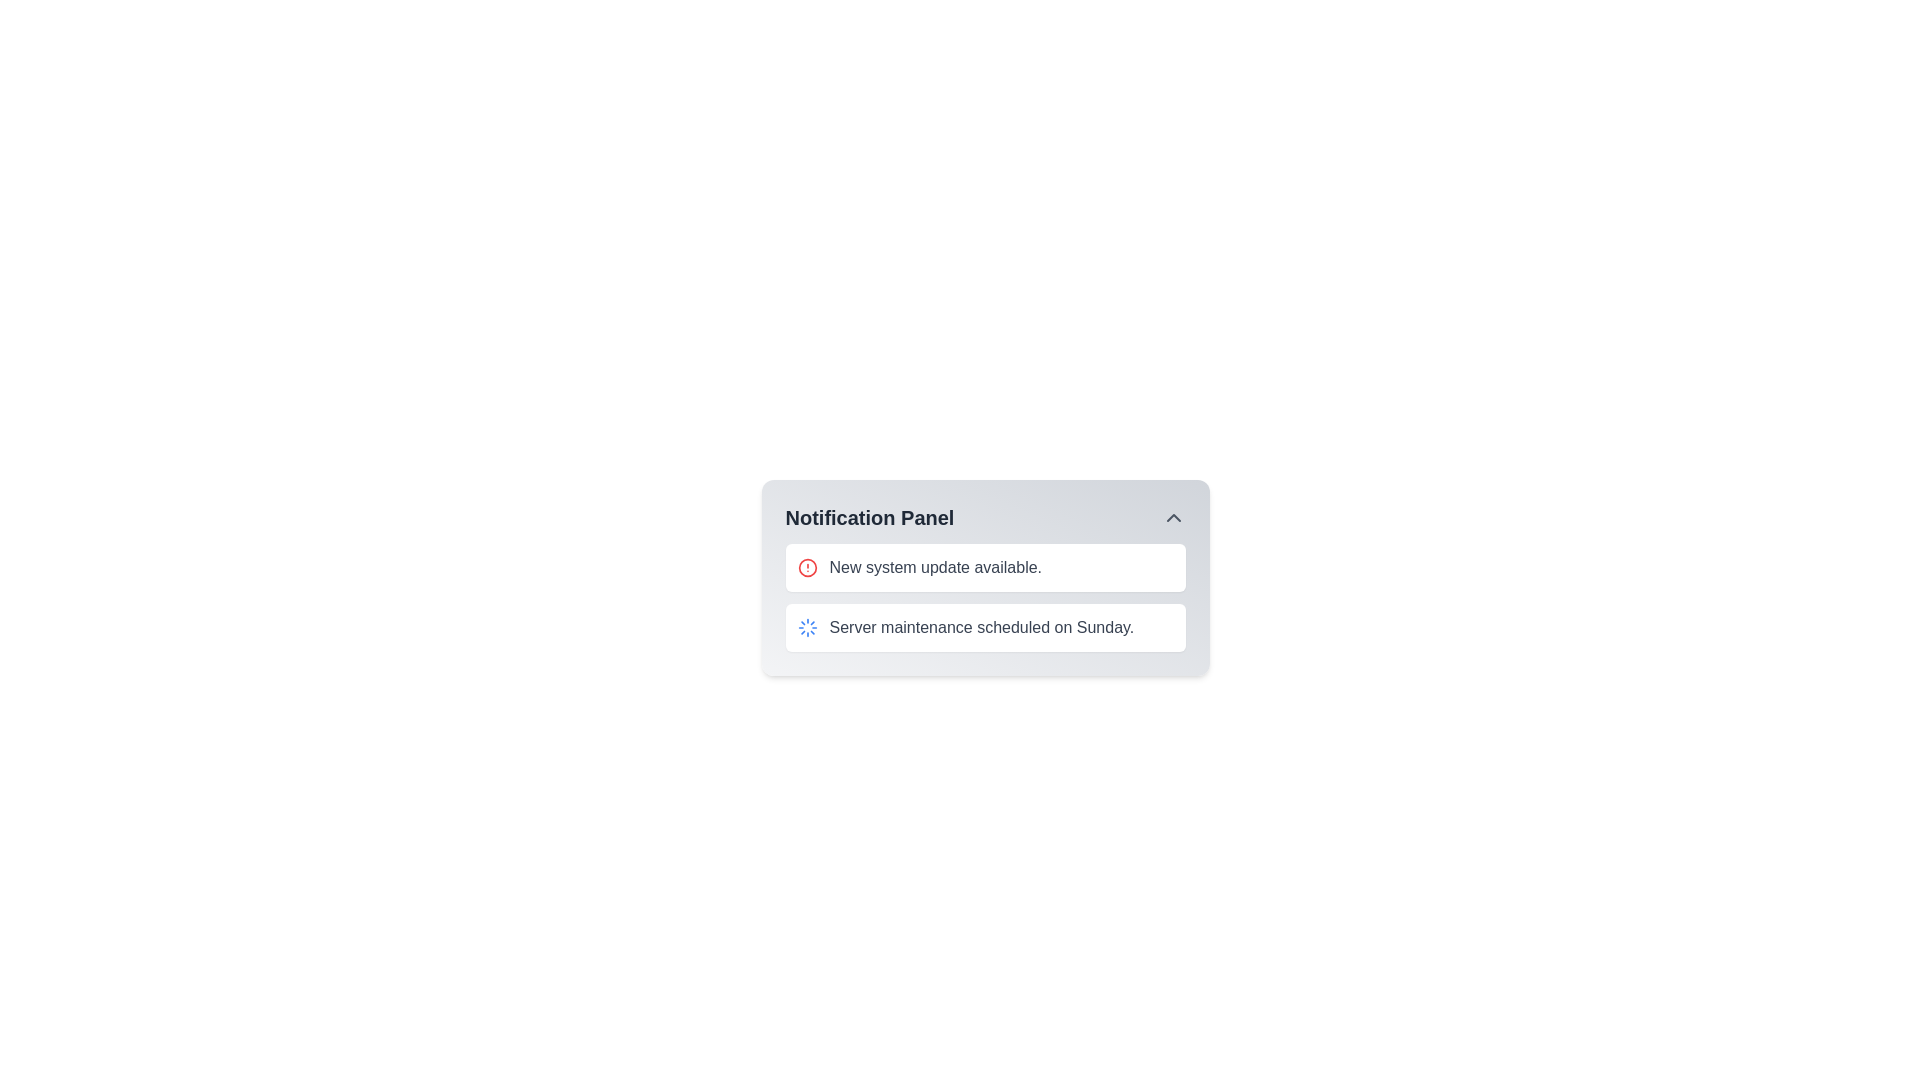 The width and height of the screenshot is (1920, 1080). What do you see at coordinates (985, 567) in the screenshot?
I see `the first notification item with a white background and a red alert icon that contains the text 'New system update available.' to acknowledge or view details of the notification` at bounding box center [985, 567].